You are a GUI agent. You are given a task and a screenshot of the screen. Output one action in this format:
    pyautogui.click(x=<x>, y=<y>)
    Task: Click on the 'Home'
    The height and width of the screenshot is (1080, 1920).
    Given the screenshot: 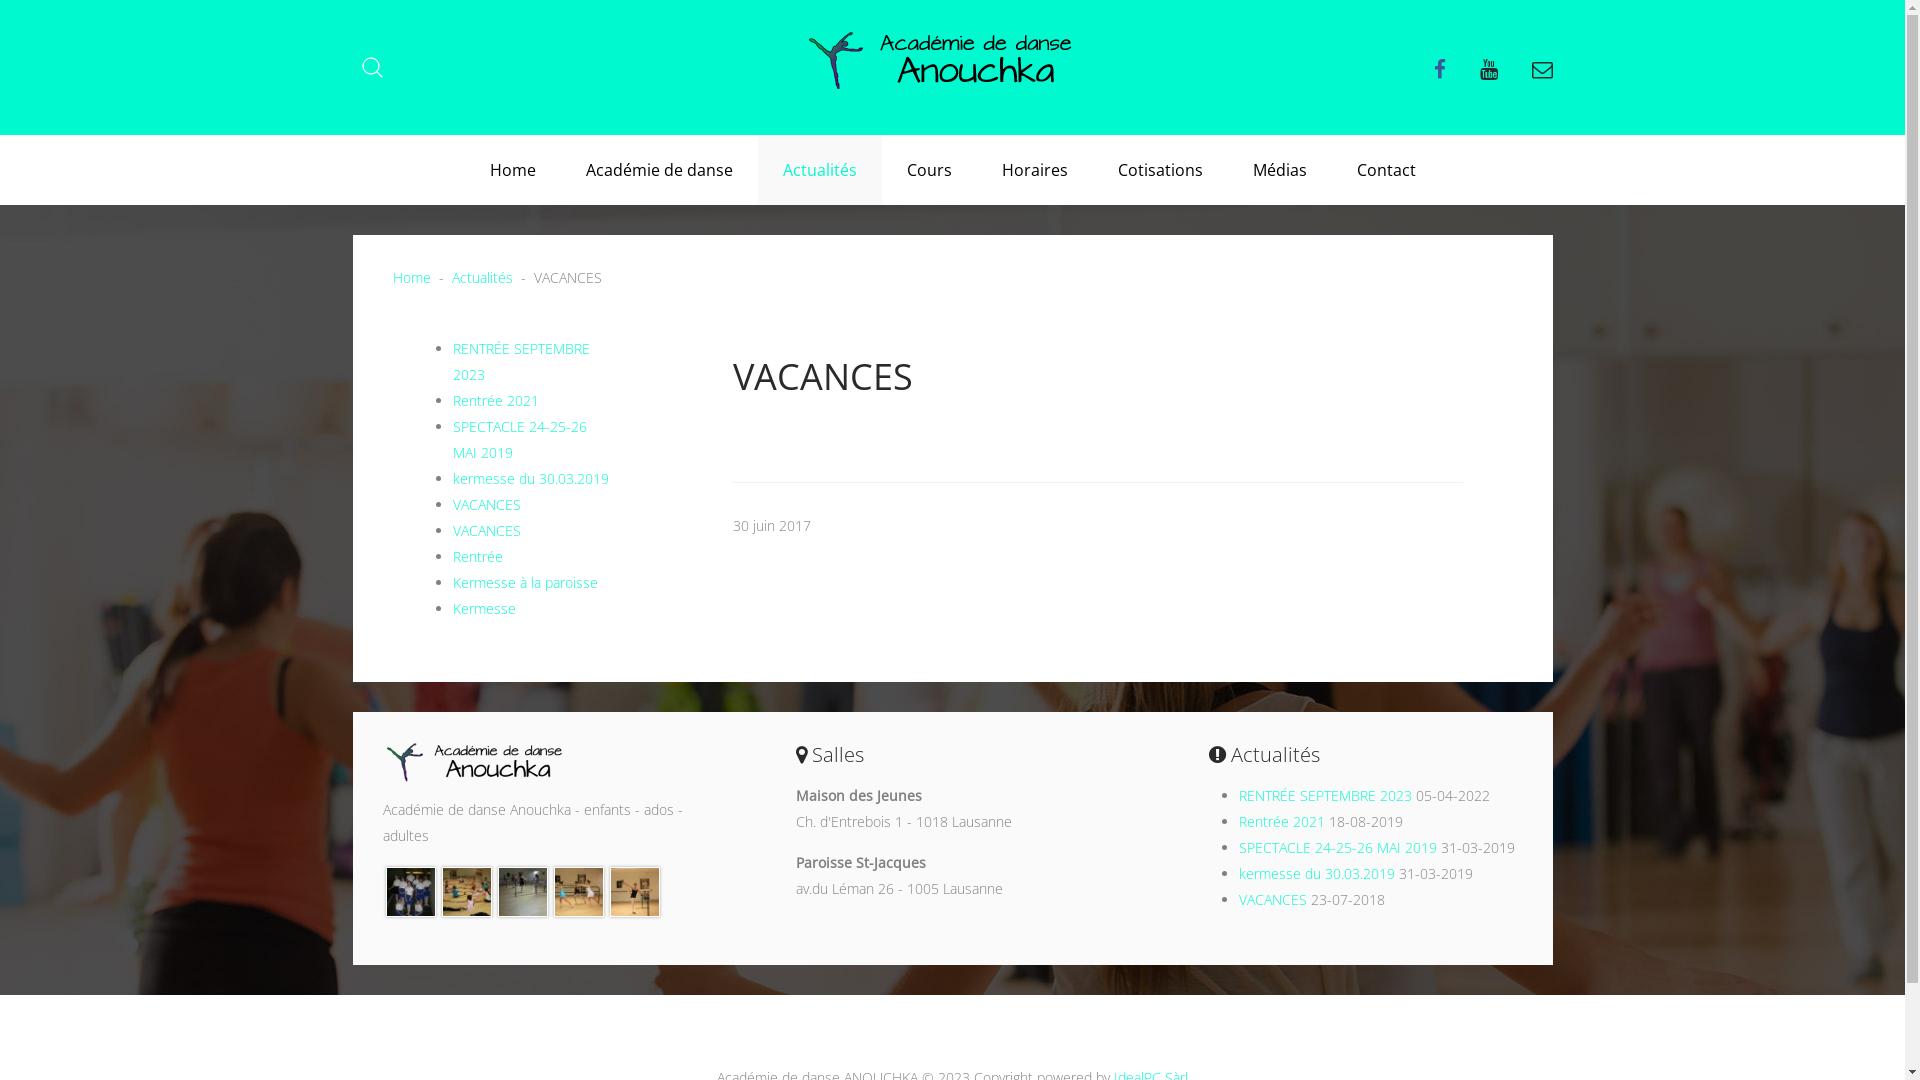 What is the action you would take?
    pyautogui.click(x=410, y=277)
    